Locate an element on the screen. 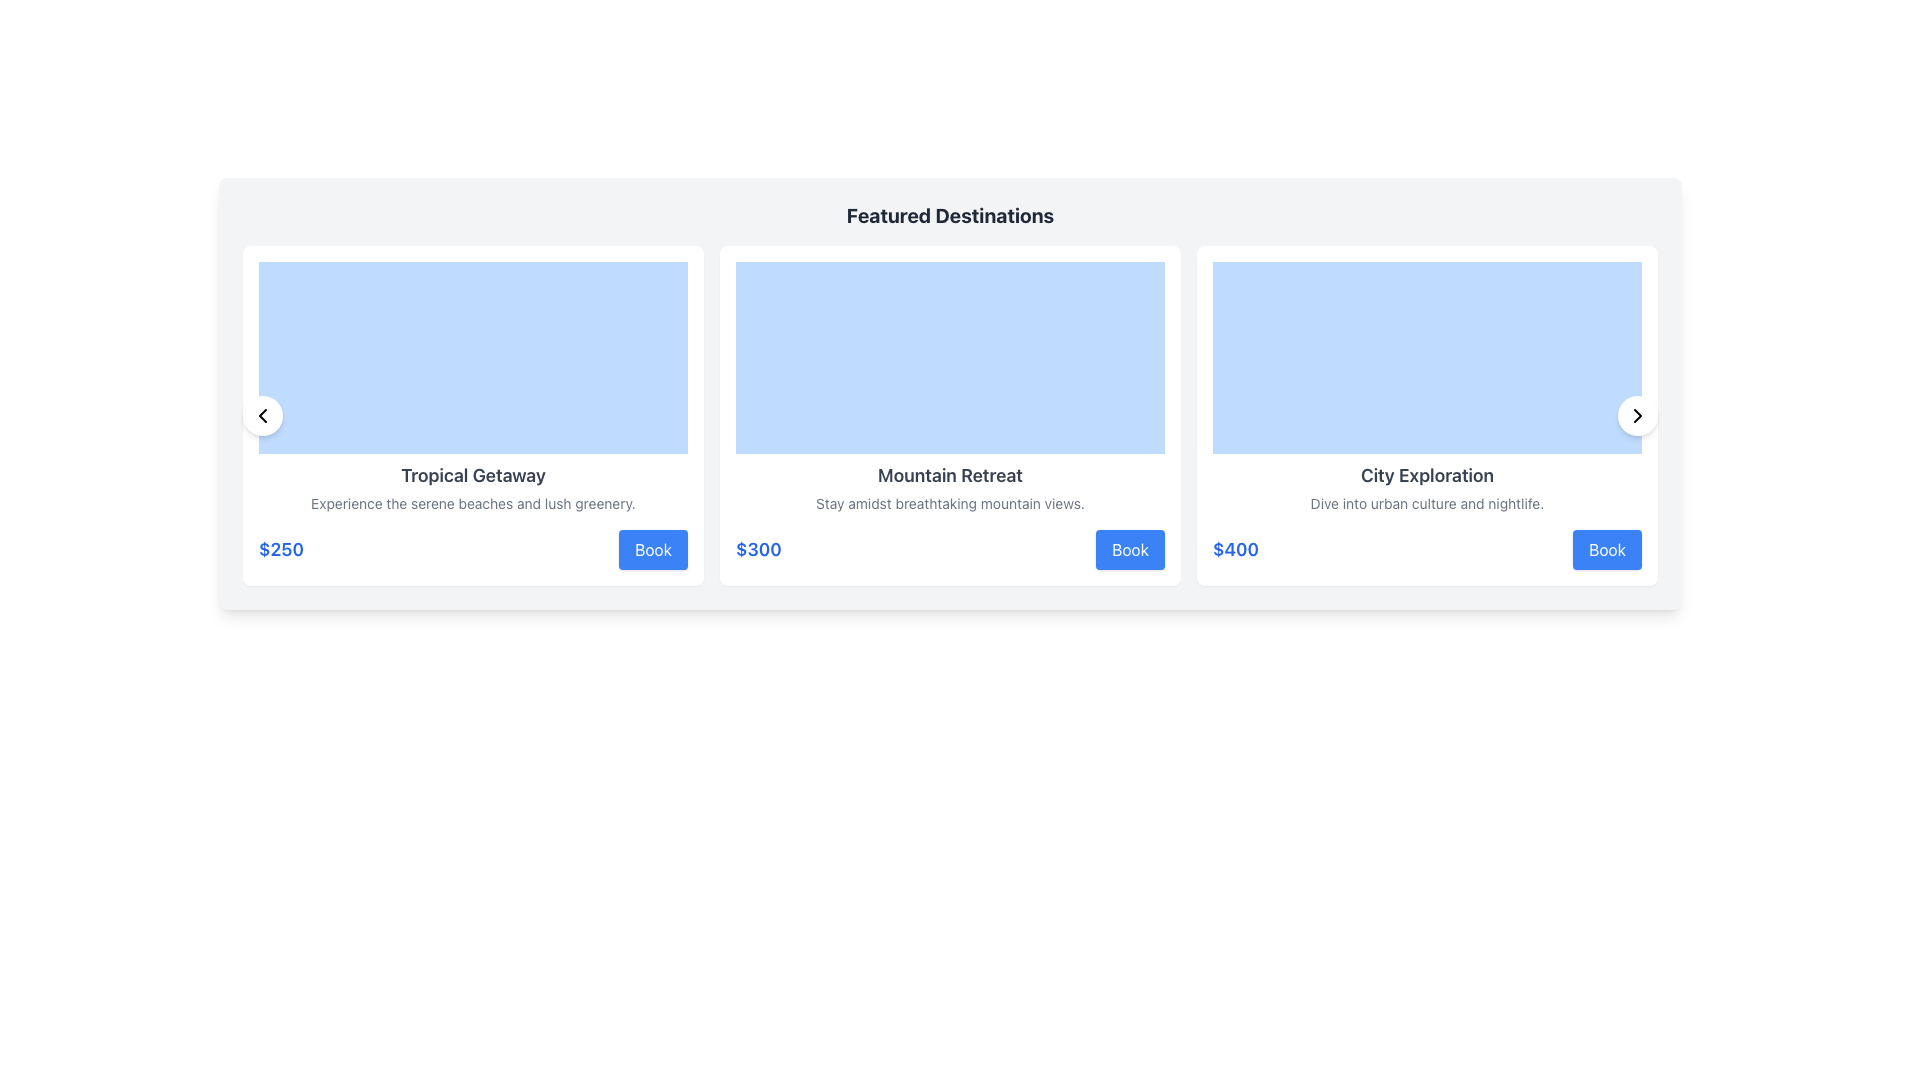 Image resolution: width=1920 pixels, height=1080 pixels. the 'Book' button with a blue background and white text located beneath the '$400' label in the third card section under 'Featured Destinations' is located at coordinates (1607, 550).